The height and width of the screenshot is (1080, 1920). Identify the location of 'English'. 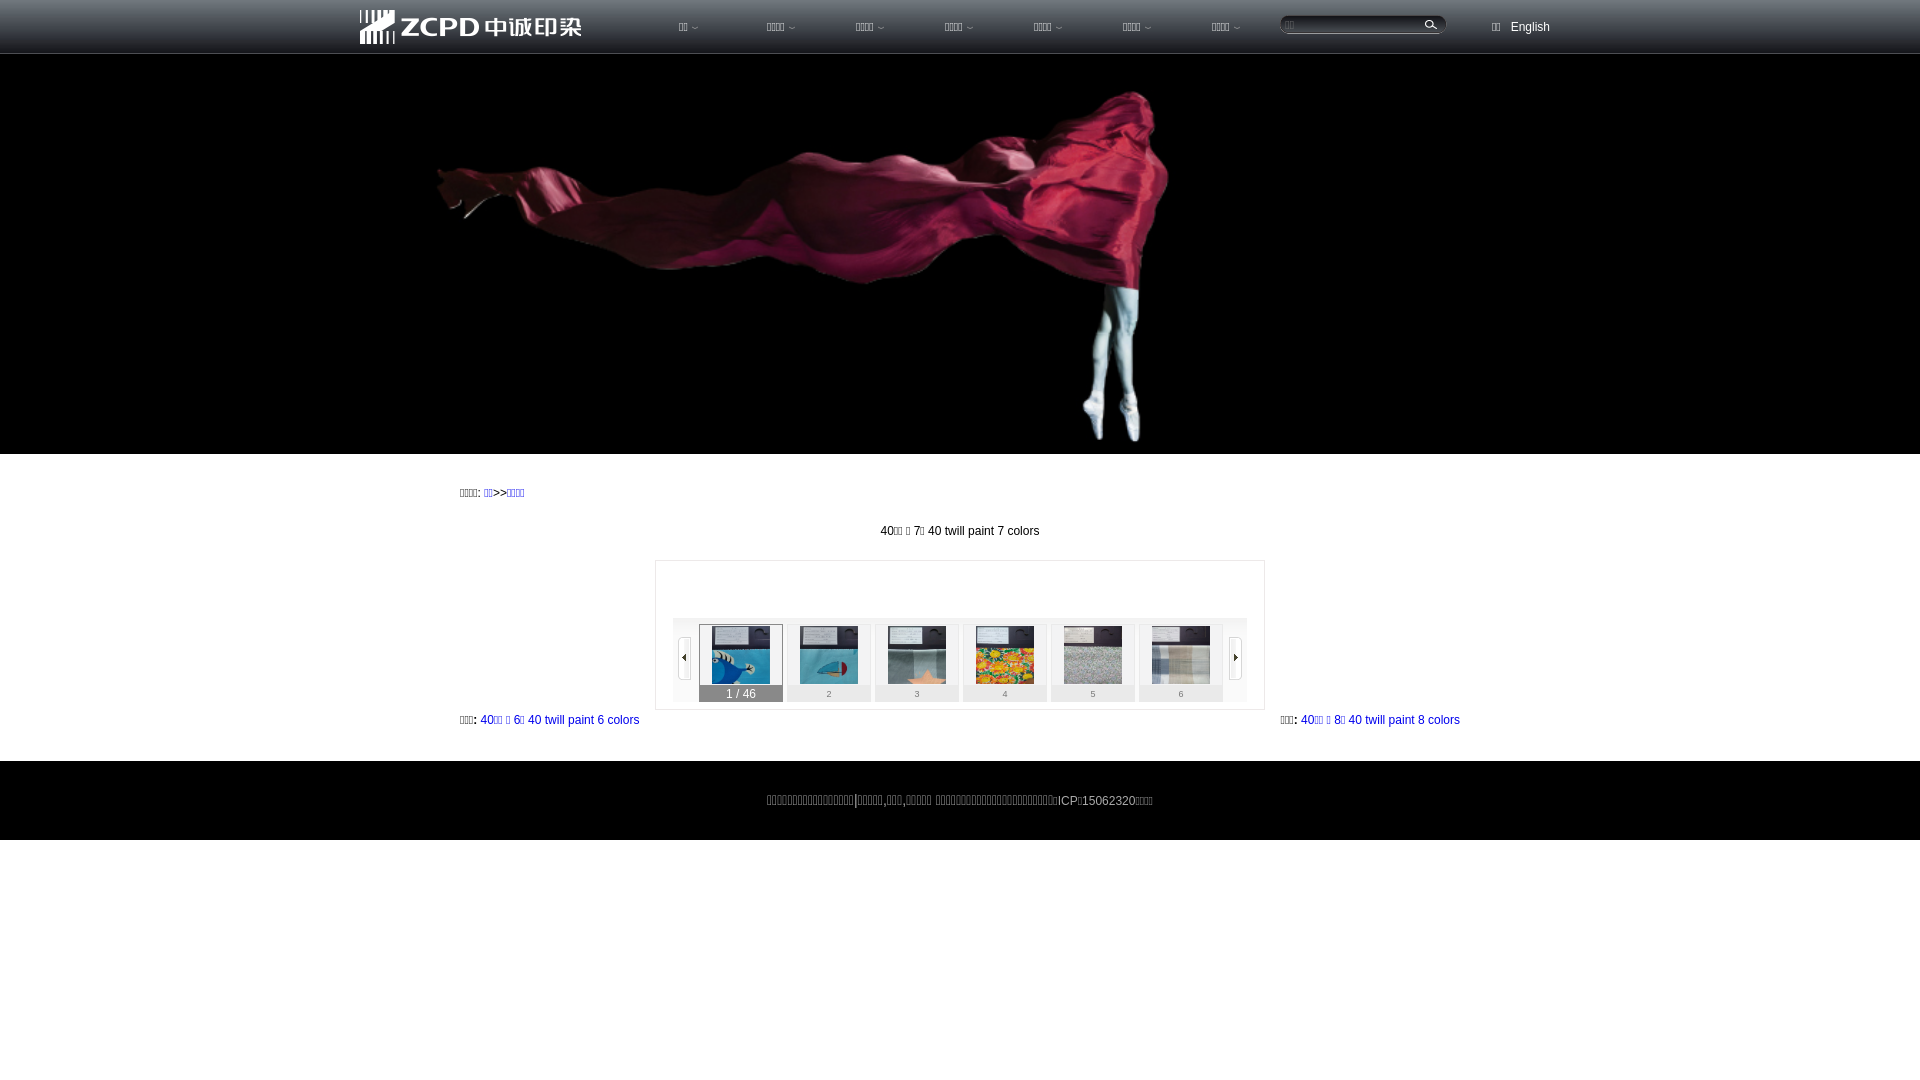
(1529, 27).